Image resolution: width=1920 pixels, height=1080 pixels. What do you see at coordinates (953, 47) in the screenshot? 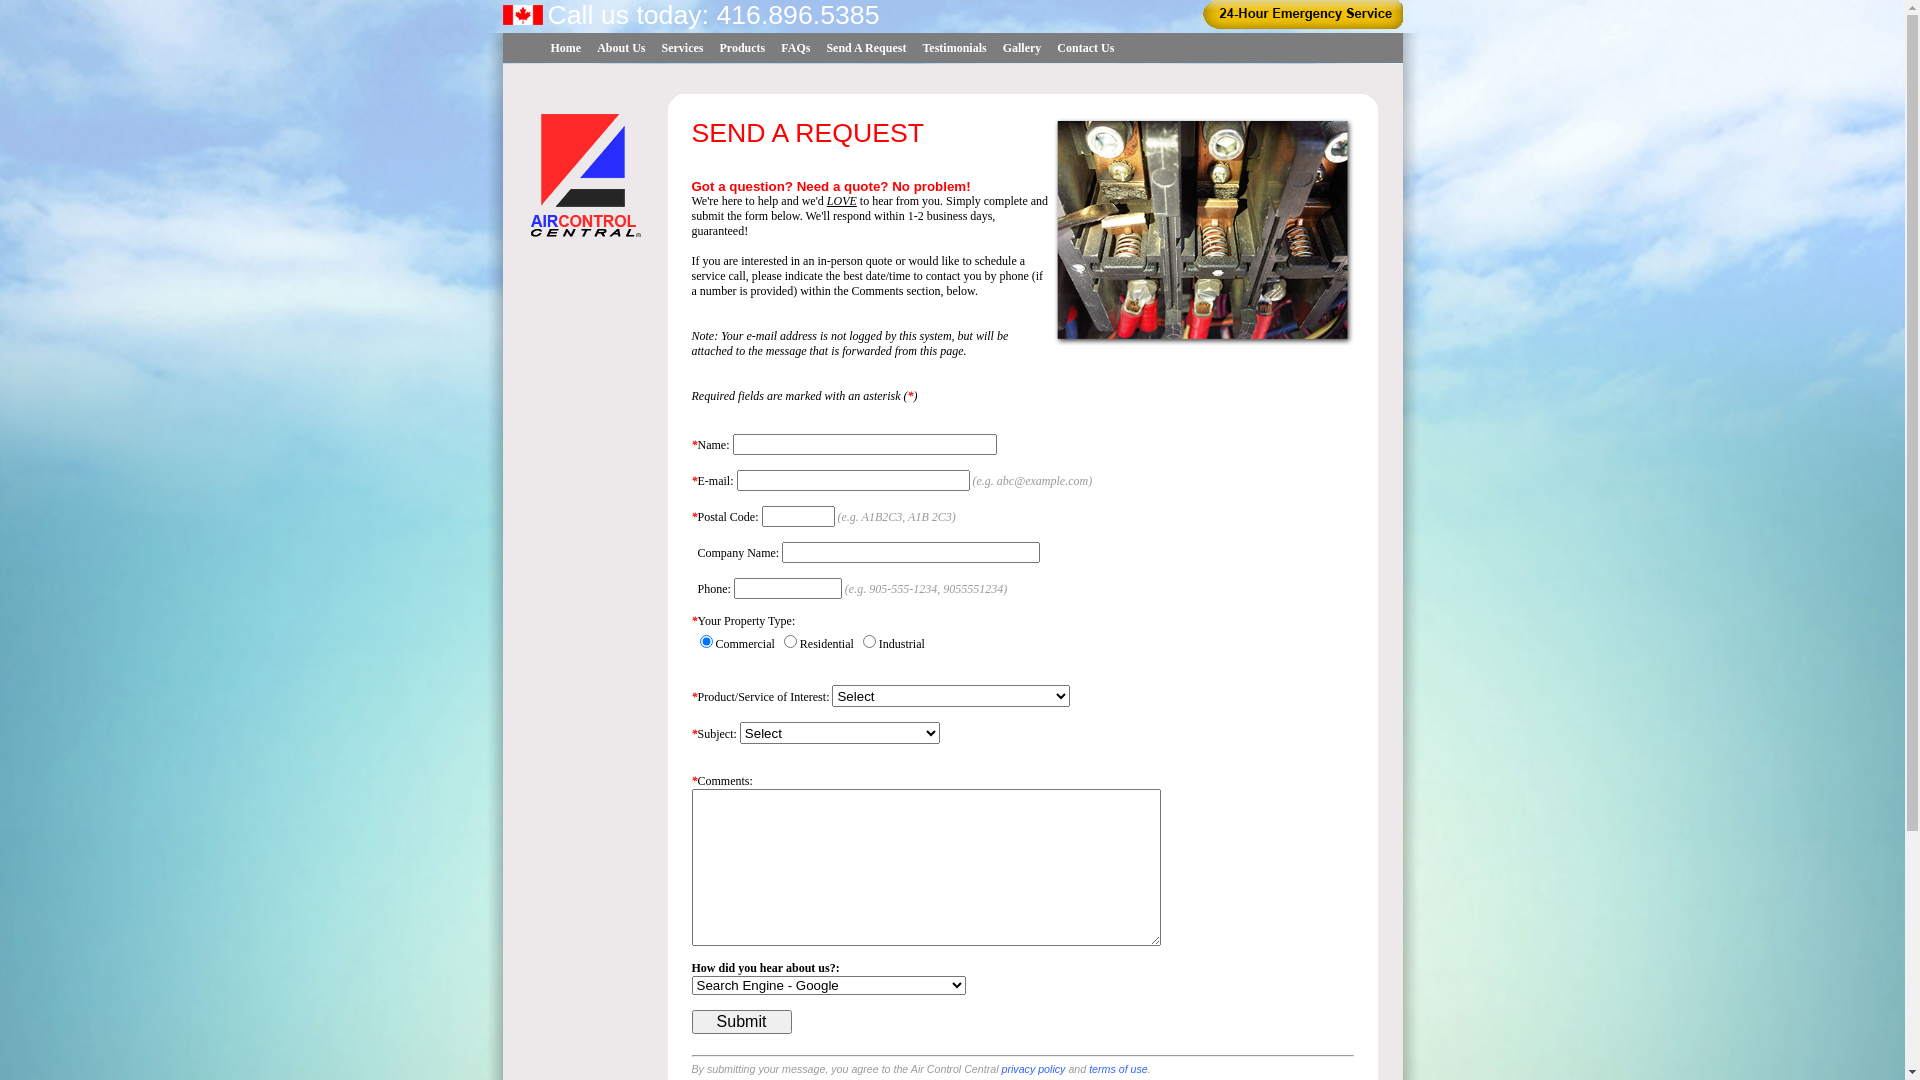
I see `'Testimonials'` at bounding box center [953, 47].